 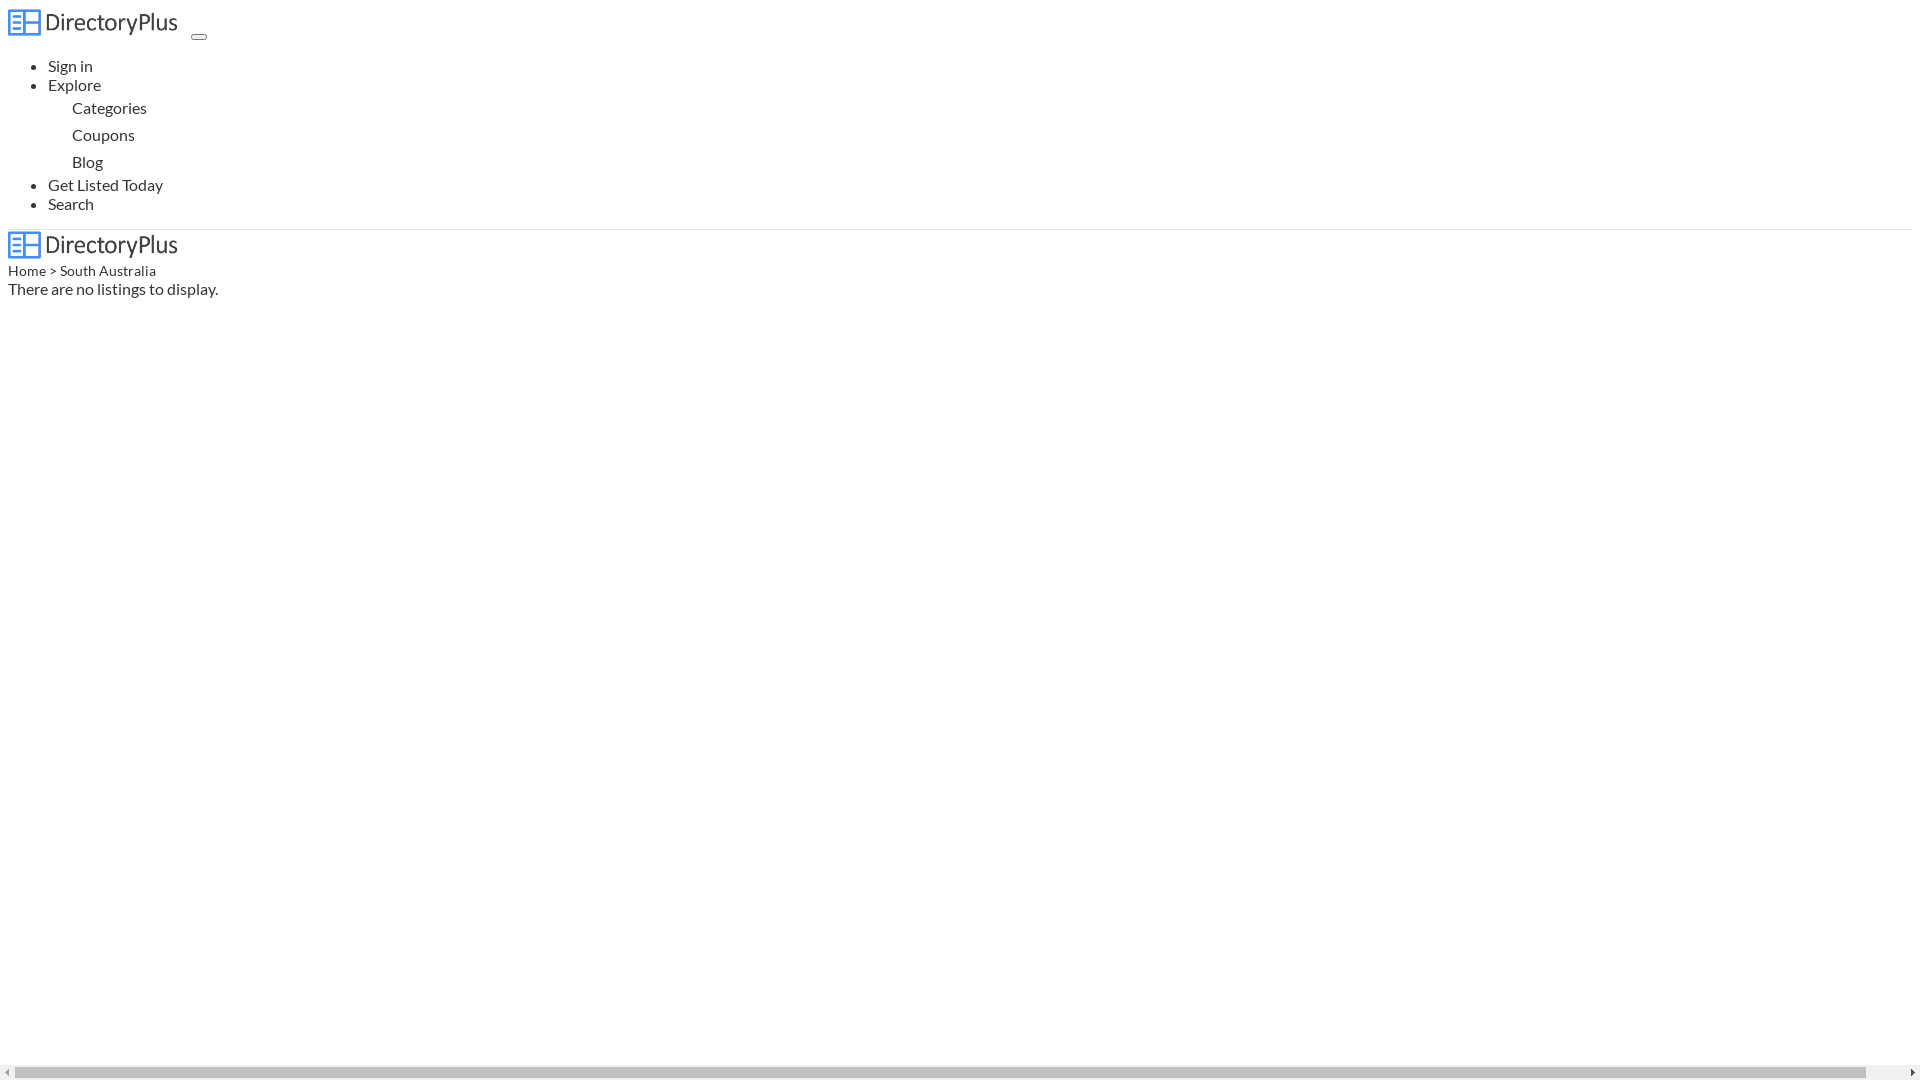 I want to click on 'Home', so click(x=27, y=270).